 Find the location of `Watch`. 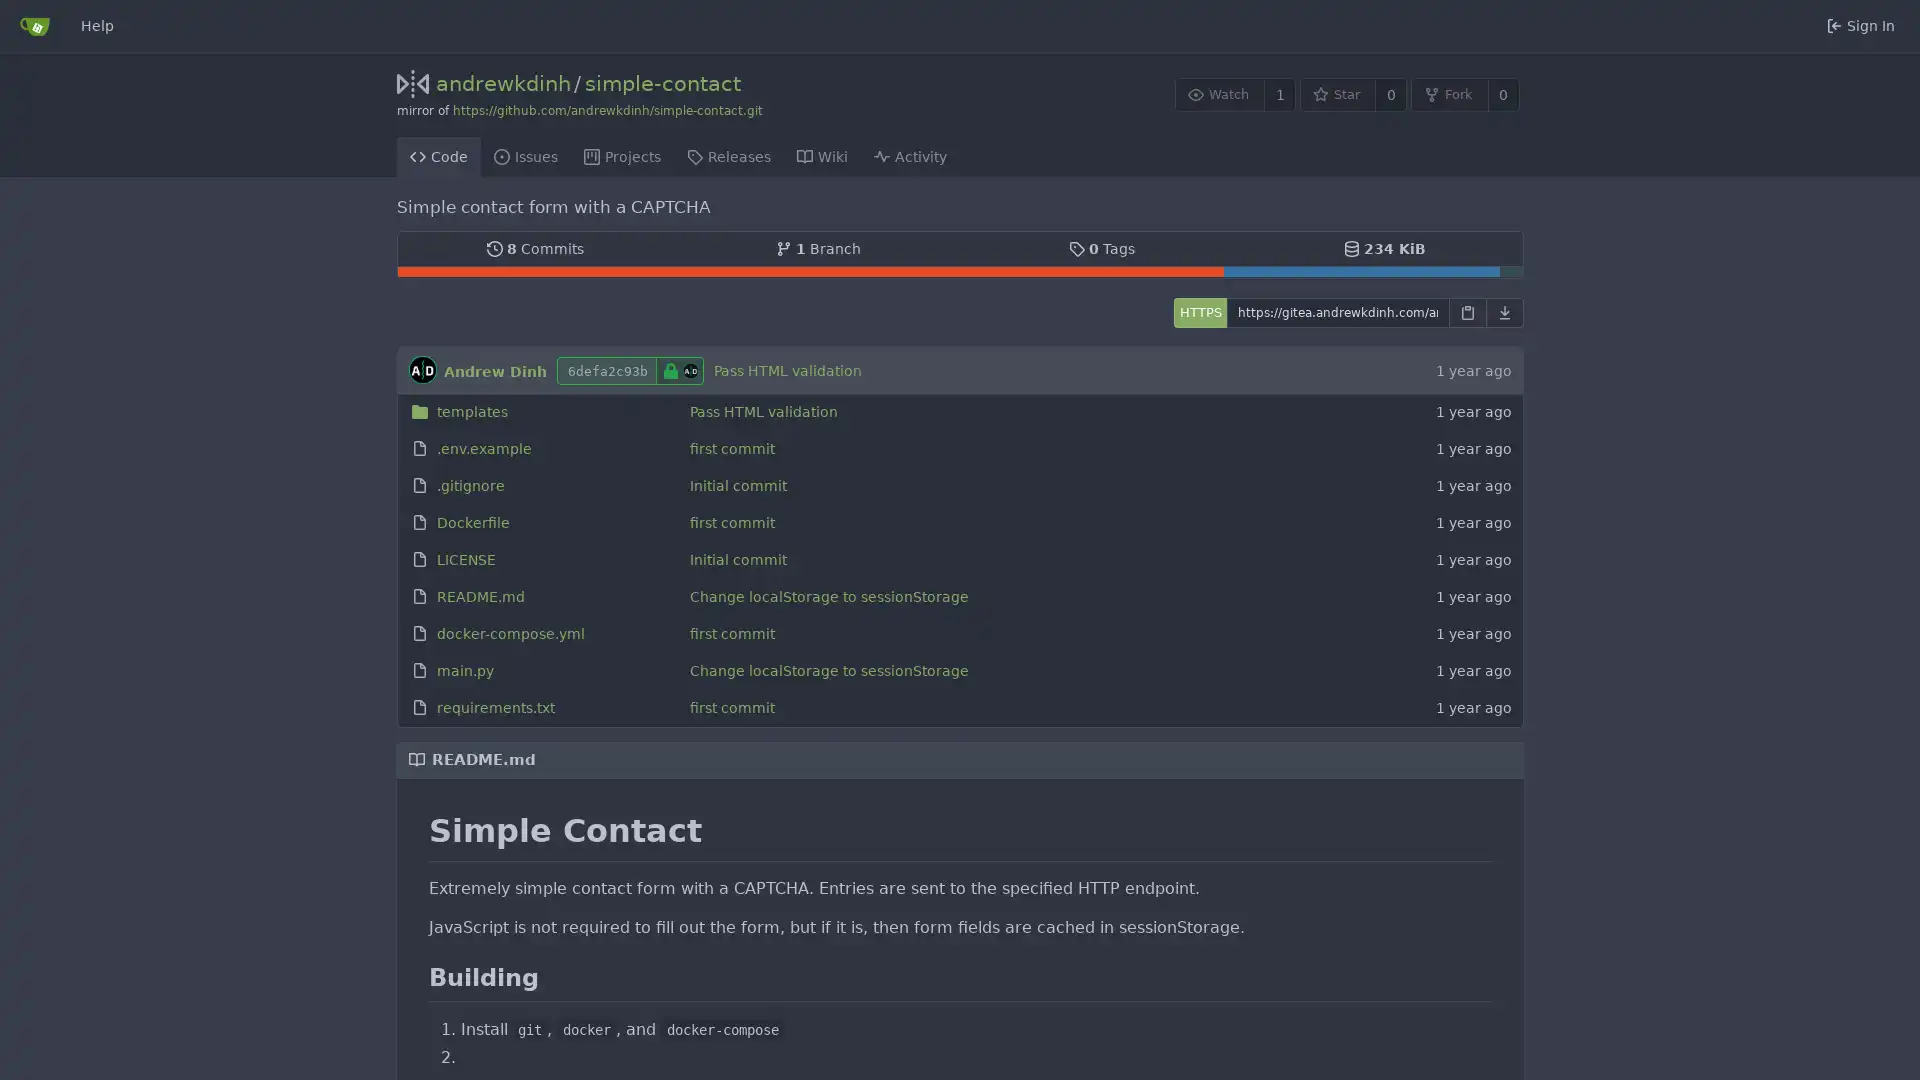

Watch is located at coordinates (1218, 94).